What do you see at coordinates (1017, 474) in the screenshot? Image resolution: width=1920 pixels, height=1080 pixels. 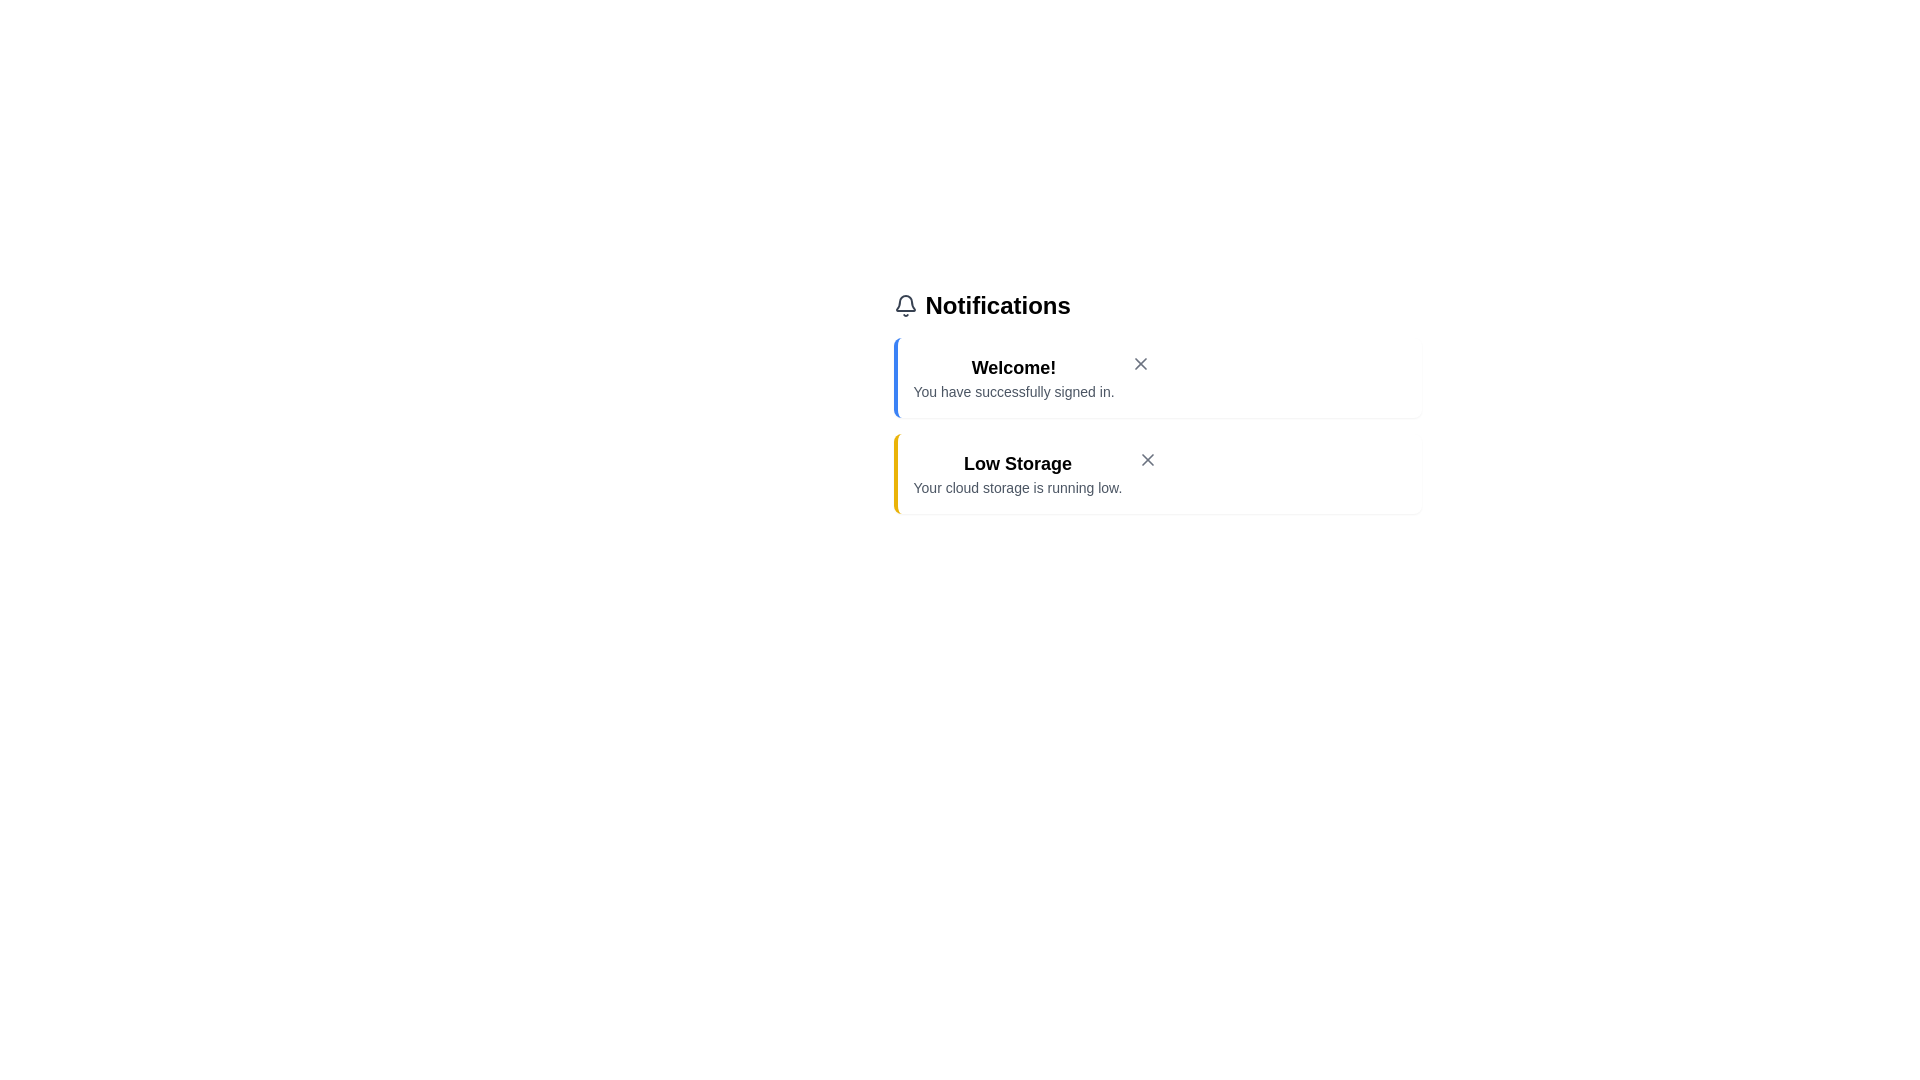 I see `low cloud storage notification, which is the second notification in the Notifications section, located directly beneath a similar blue-bordered notification` at bounding box center [1017, 474].